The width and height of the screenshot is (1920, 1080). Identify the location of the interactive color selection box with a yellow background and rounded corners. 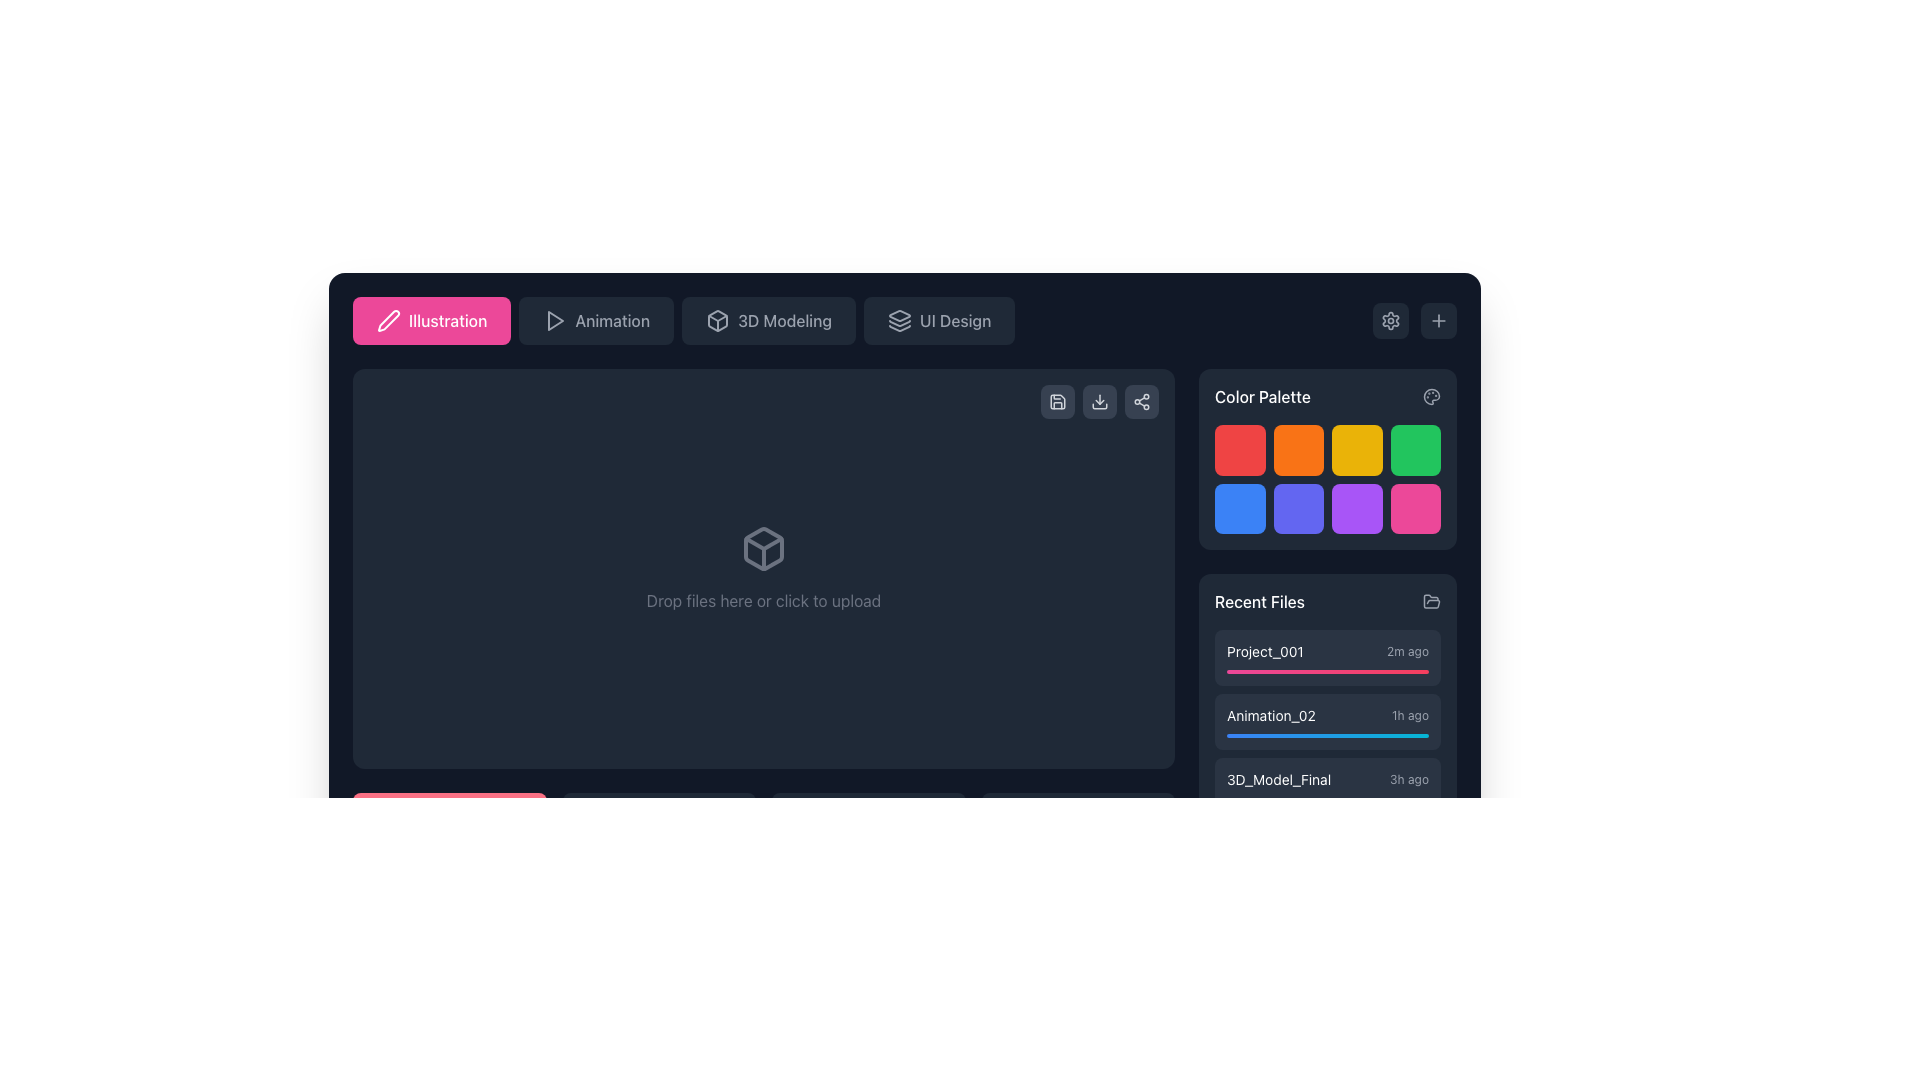
(1357, 450).